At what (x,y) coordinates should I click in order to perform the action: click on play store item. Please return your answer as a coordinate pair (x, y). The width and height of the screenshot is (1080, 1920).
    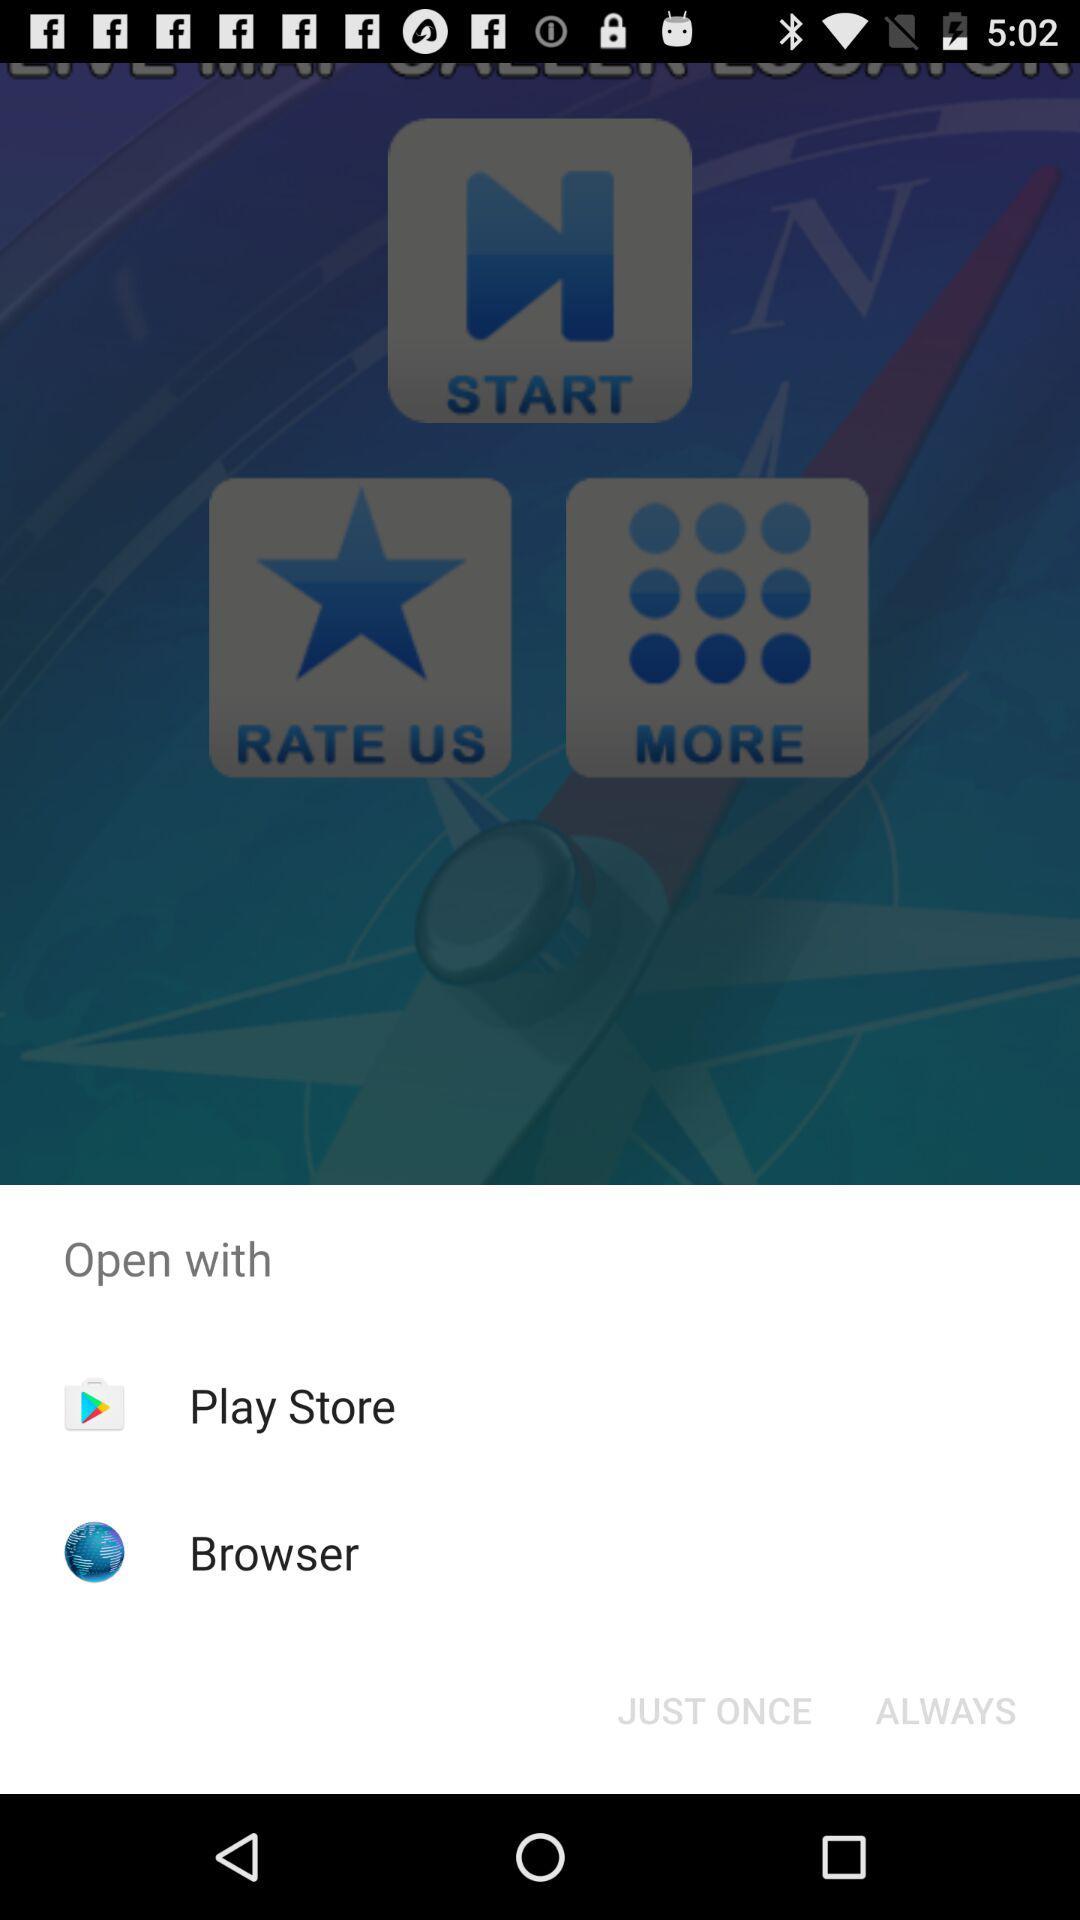
    Looking at the image, I should click on (292, 1404).